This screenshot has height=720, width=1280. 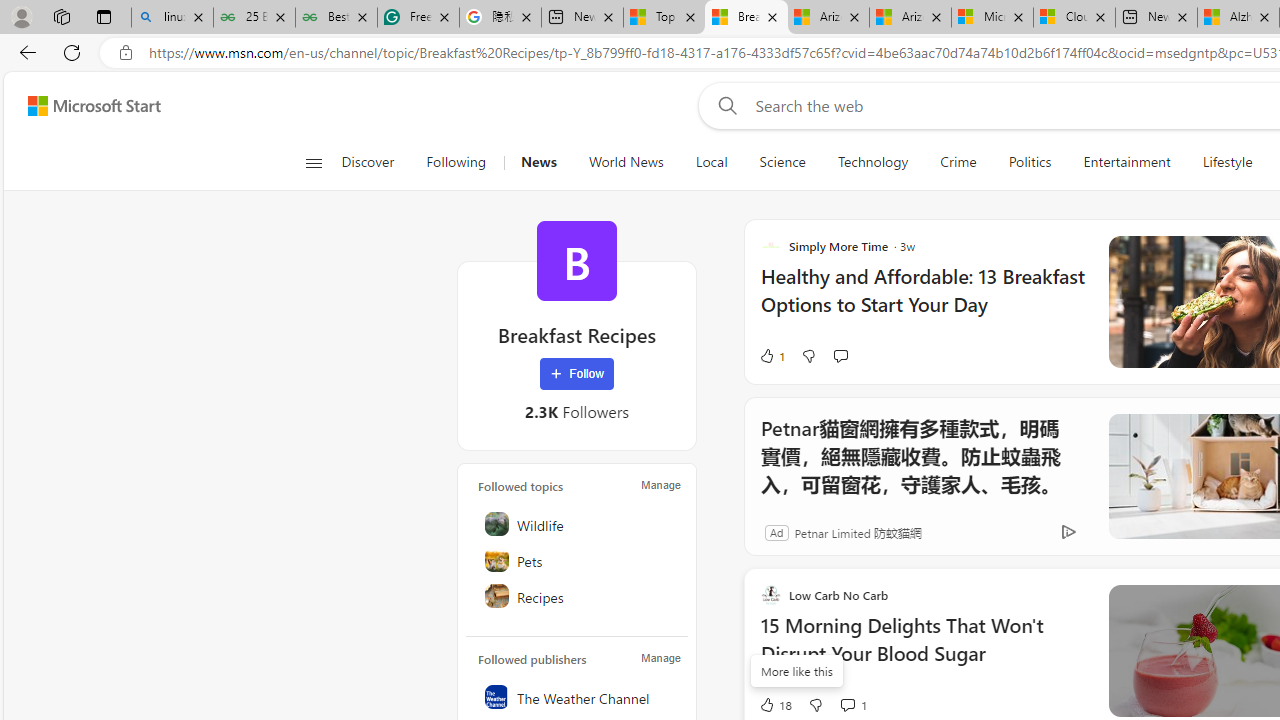 I want to click on 'Class: button-glyph', so click(x=312, y=162).